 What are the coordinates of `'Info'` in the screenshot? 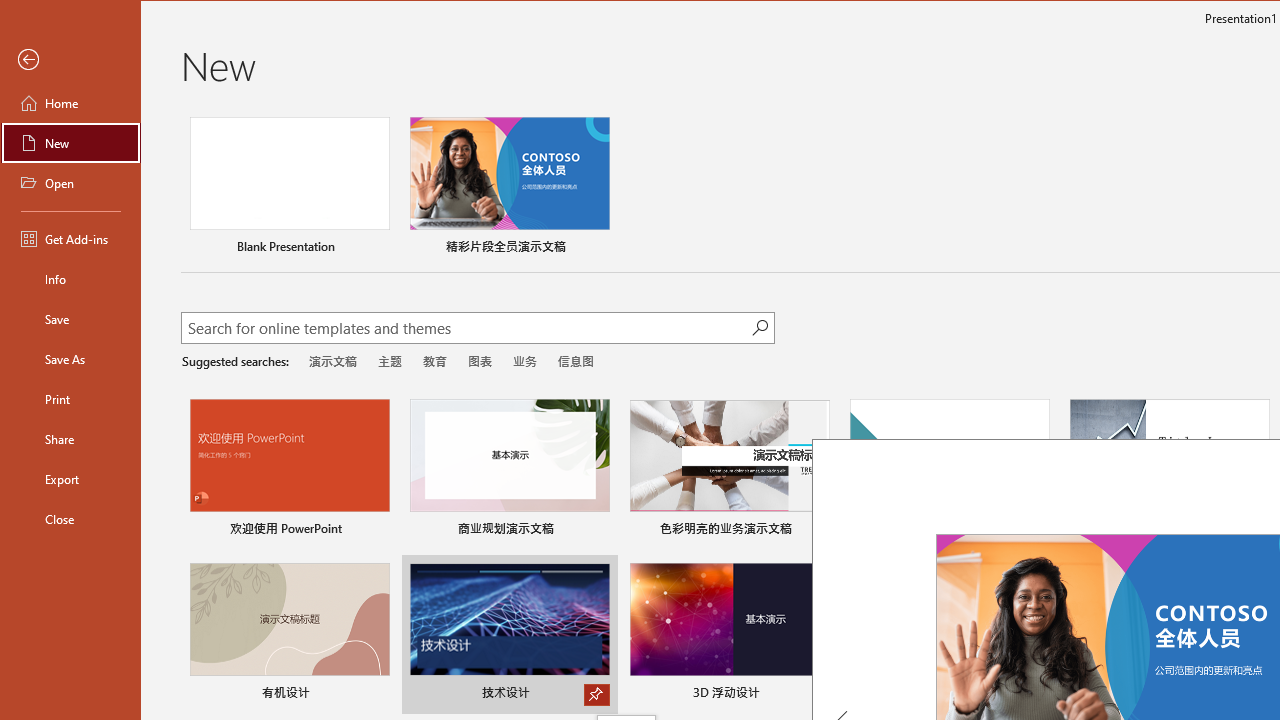 It's located at (71, 279).